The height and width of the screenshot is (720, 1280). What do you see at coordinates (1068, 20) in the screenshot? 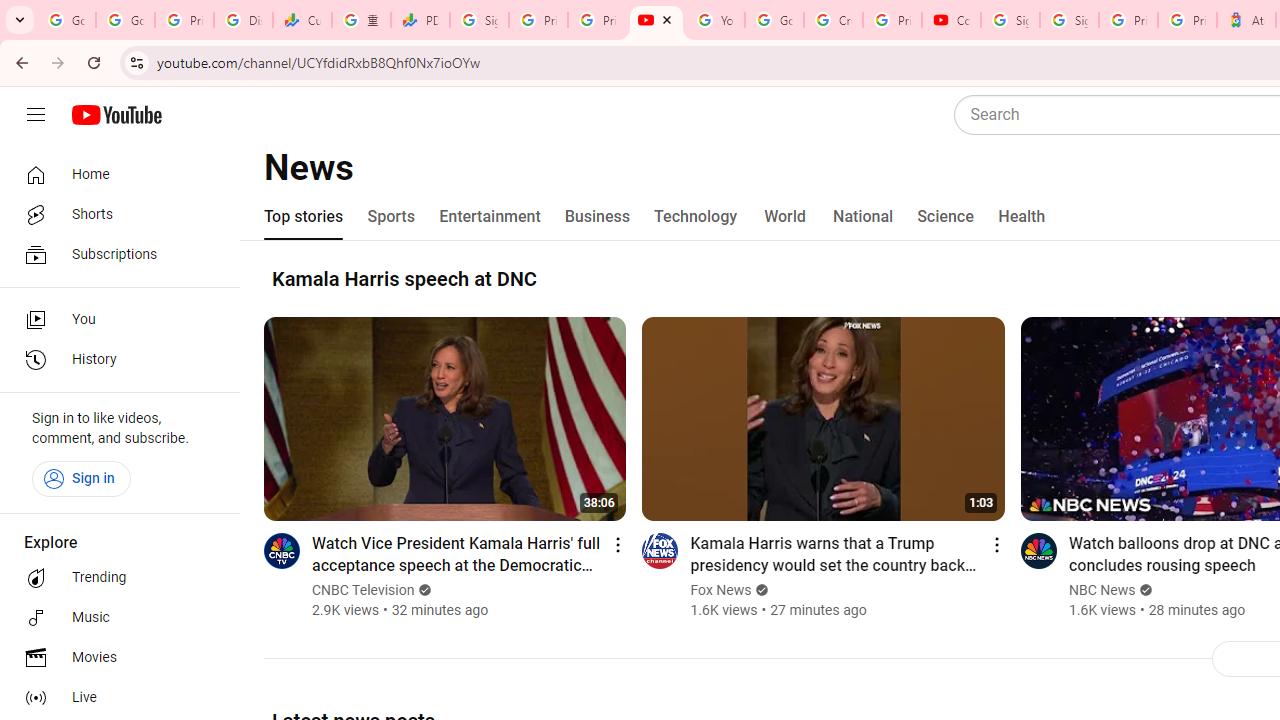
I see `'Sign in - Google Accounts'` at bounding box center [1068, 20].